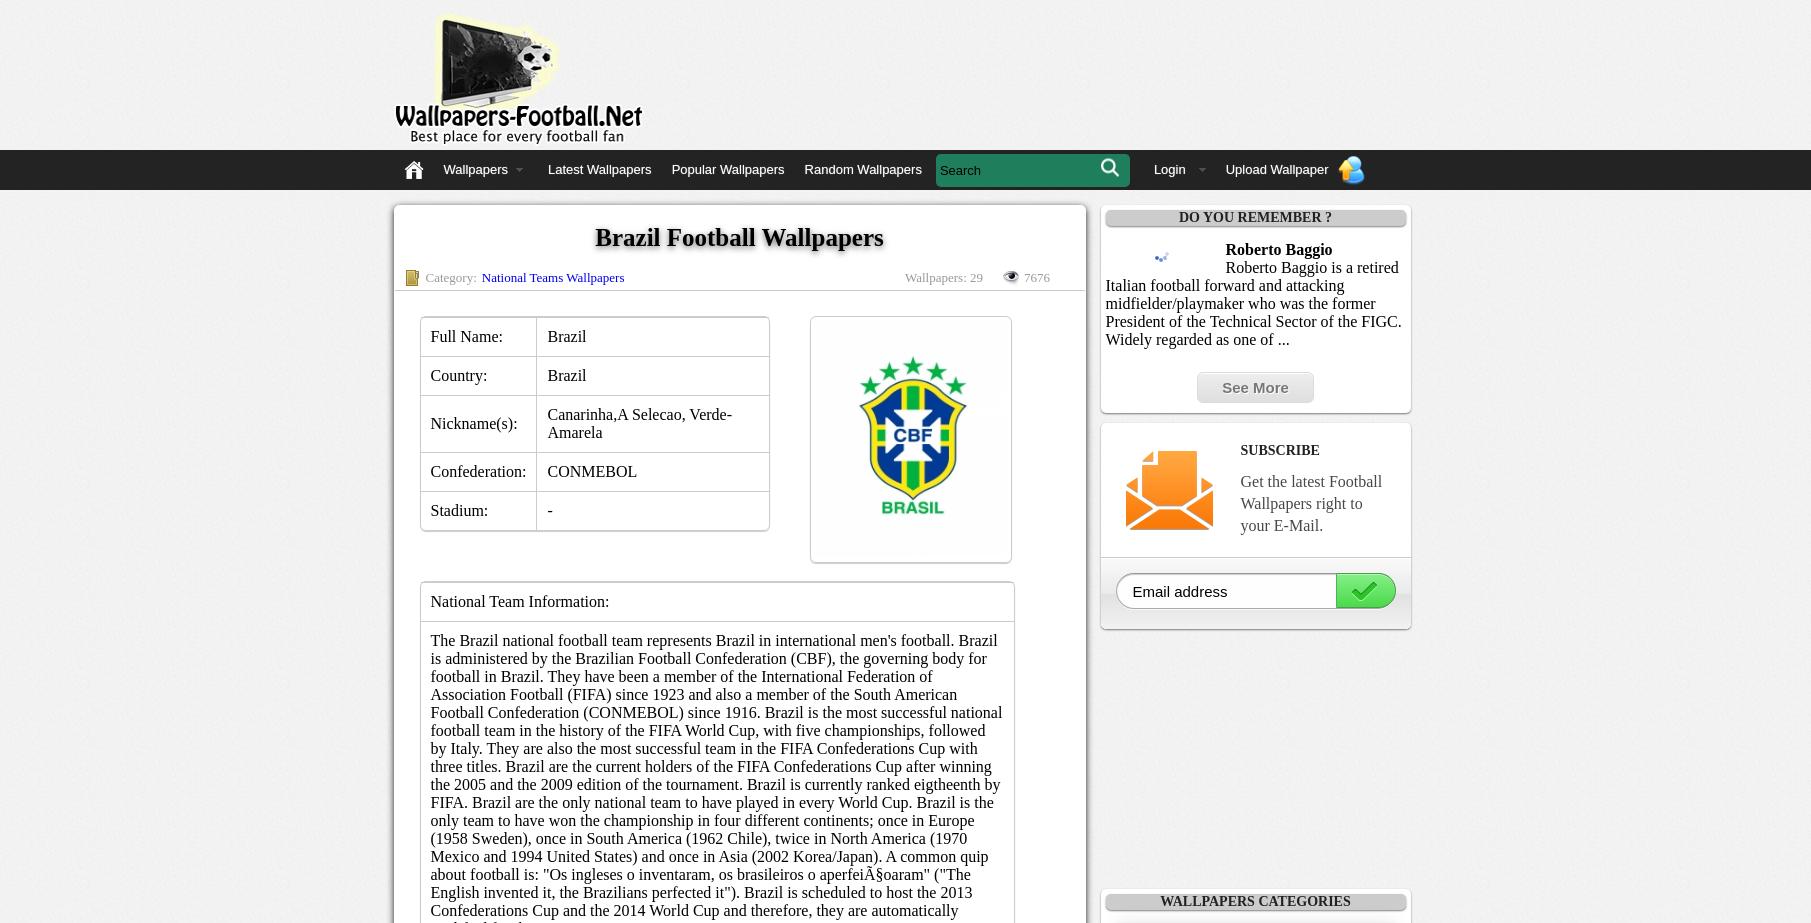 Image resolution: width=1811 pixels, height=923 pixels. What do you see at coordinates (477, 470) in the screenshot?
I see `'Confederation:'` at bounding box center [477, 470].